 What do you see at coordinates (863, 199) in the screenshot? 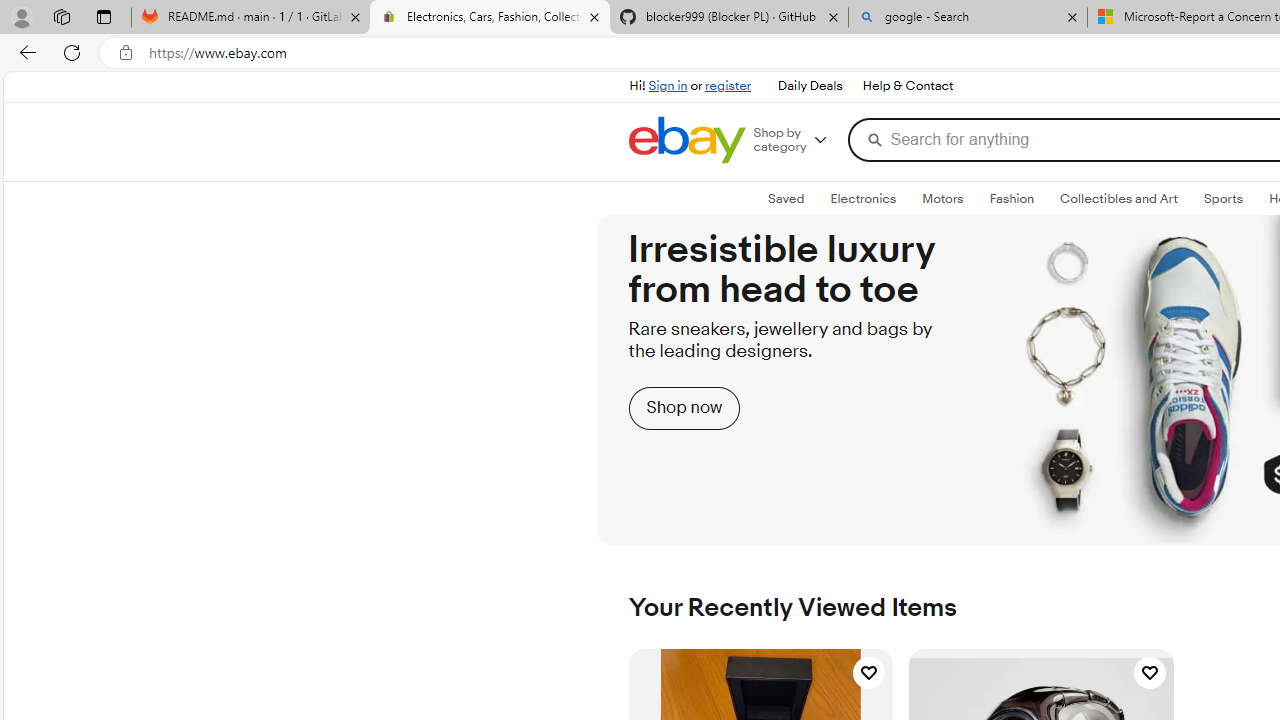
I see `'ElectronicsExpand: Electronics'` at bounding box center [863, 199].